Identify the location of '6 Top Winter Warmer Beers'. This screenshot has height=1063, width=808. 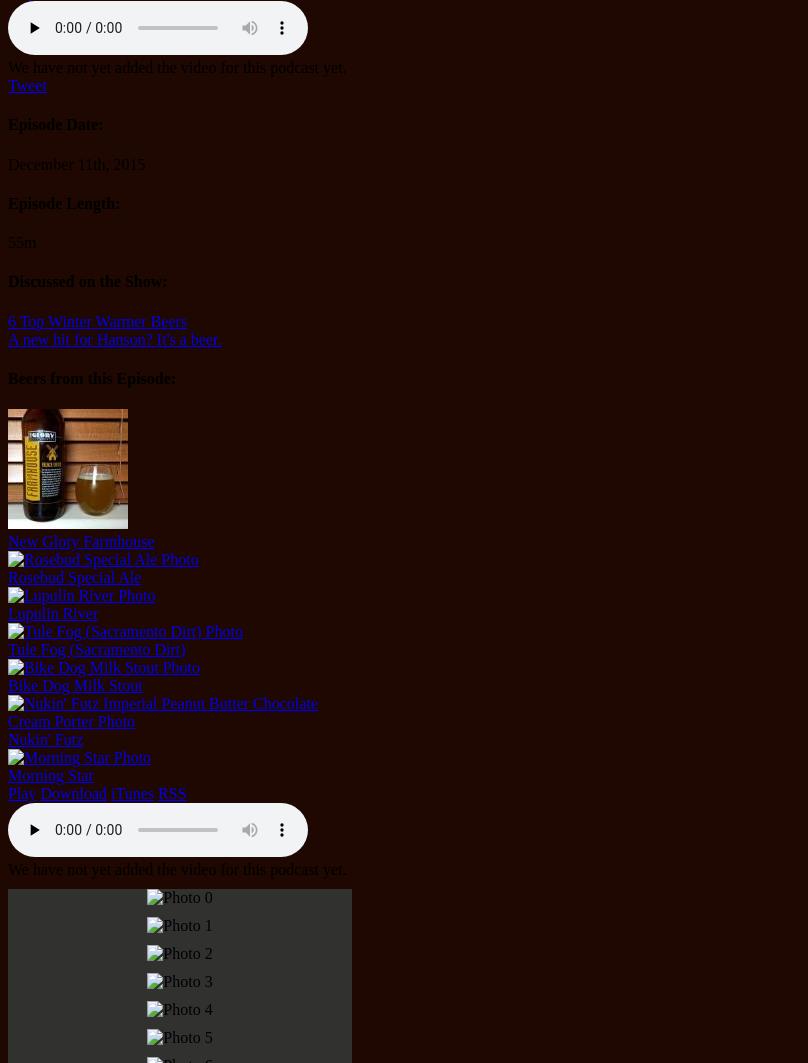
(7, 320).